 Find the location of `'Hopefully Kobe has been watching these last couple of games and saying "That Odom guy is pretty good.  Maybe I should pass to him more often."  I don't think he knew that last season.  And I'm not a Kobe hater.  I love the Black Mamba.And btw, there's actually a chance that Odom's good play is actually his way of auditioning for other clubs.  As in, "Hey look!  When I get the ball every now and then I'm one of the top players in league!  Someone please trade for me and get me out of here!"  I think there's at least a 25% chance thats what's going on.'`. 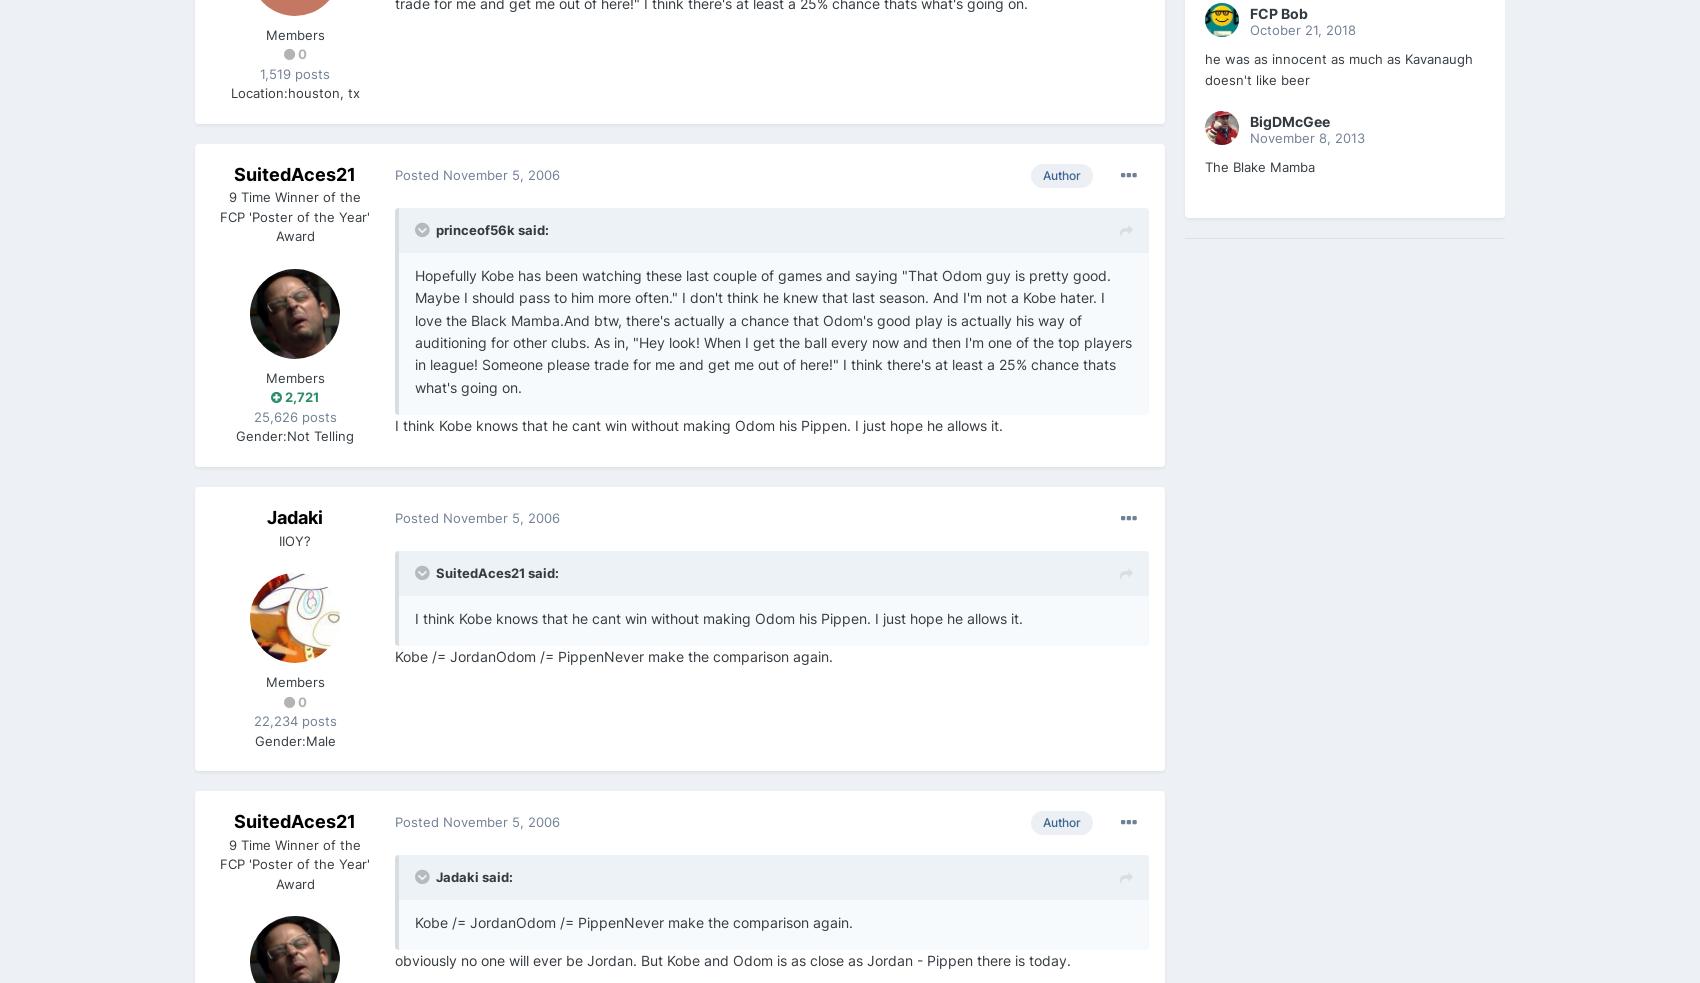

'Hopefully Kobe has been watching these last couple of games and saying "That Odom guy is pretty good.  Maybe I should pass to him more often."  I don't think he knew that last season.  And I'm not a Kobe hater.  I love the Black Mamba.And btw, there's actually a chance that Odom's good play is actually his way of auditioning for other clubs.  As in, "Hey look!  When I get the ball every now and then I'm one of the top players in league!  Someone please trade for me and get me out of here!"  I think there's at least a 25% chance thats what's going on.' is located at coordinates (772, 329).